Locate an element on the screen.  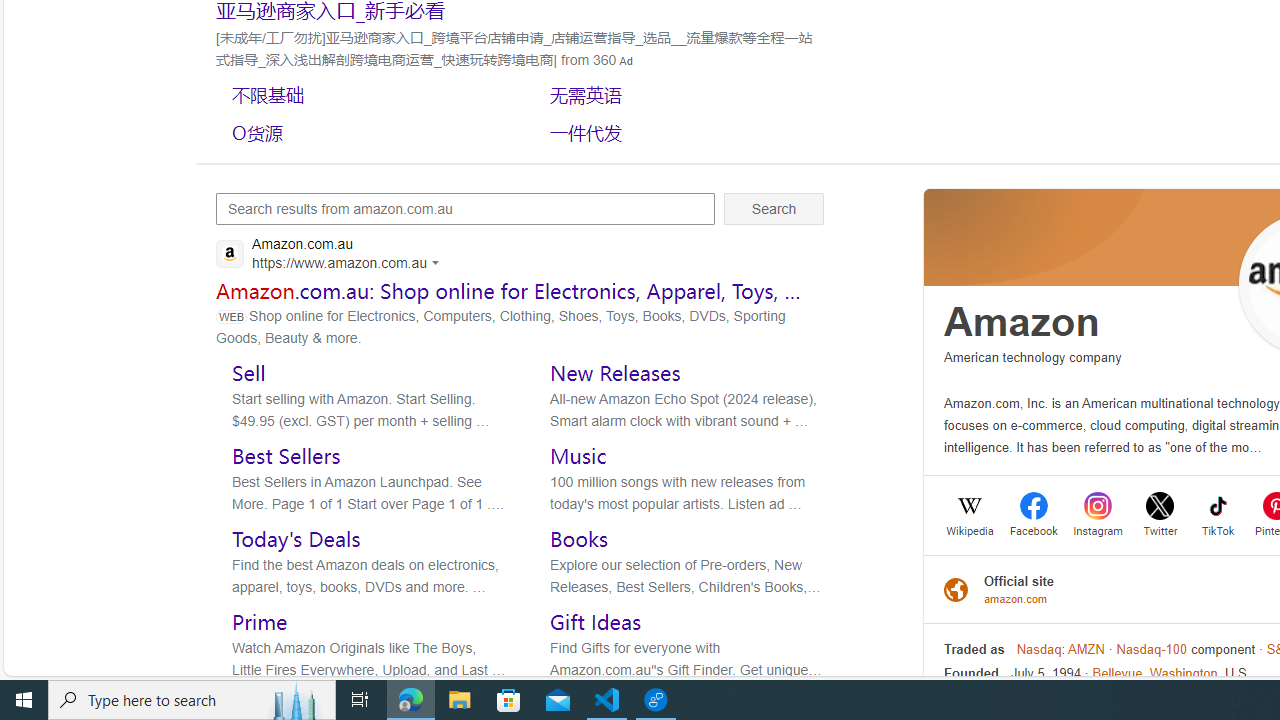
'amazon.com' is located at coordinates (1019, 598).